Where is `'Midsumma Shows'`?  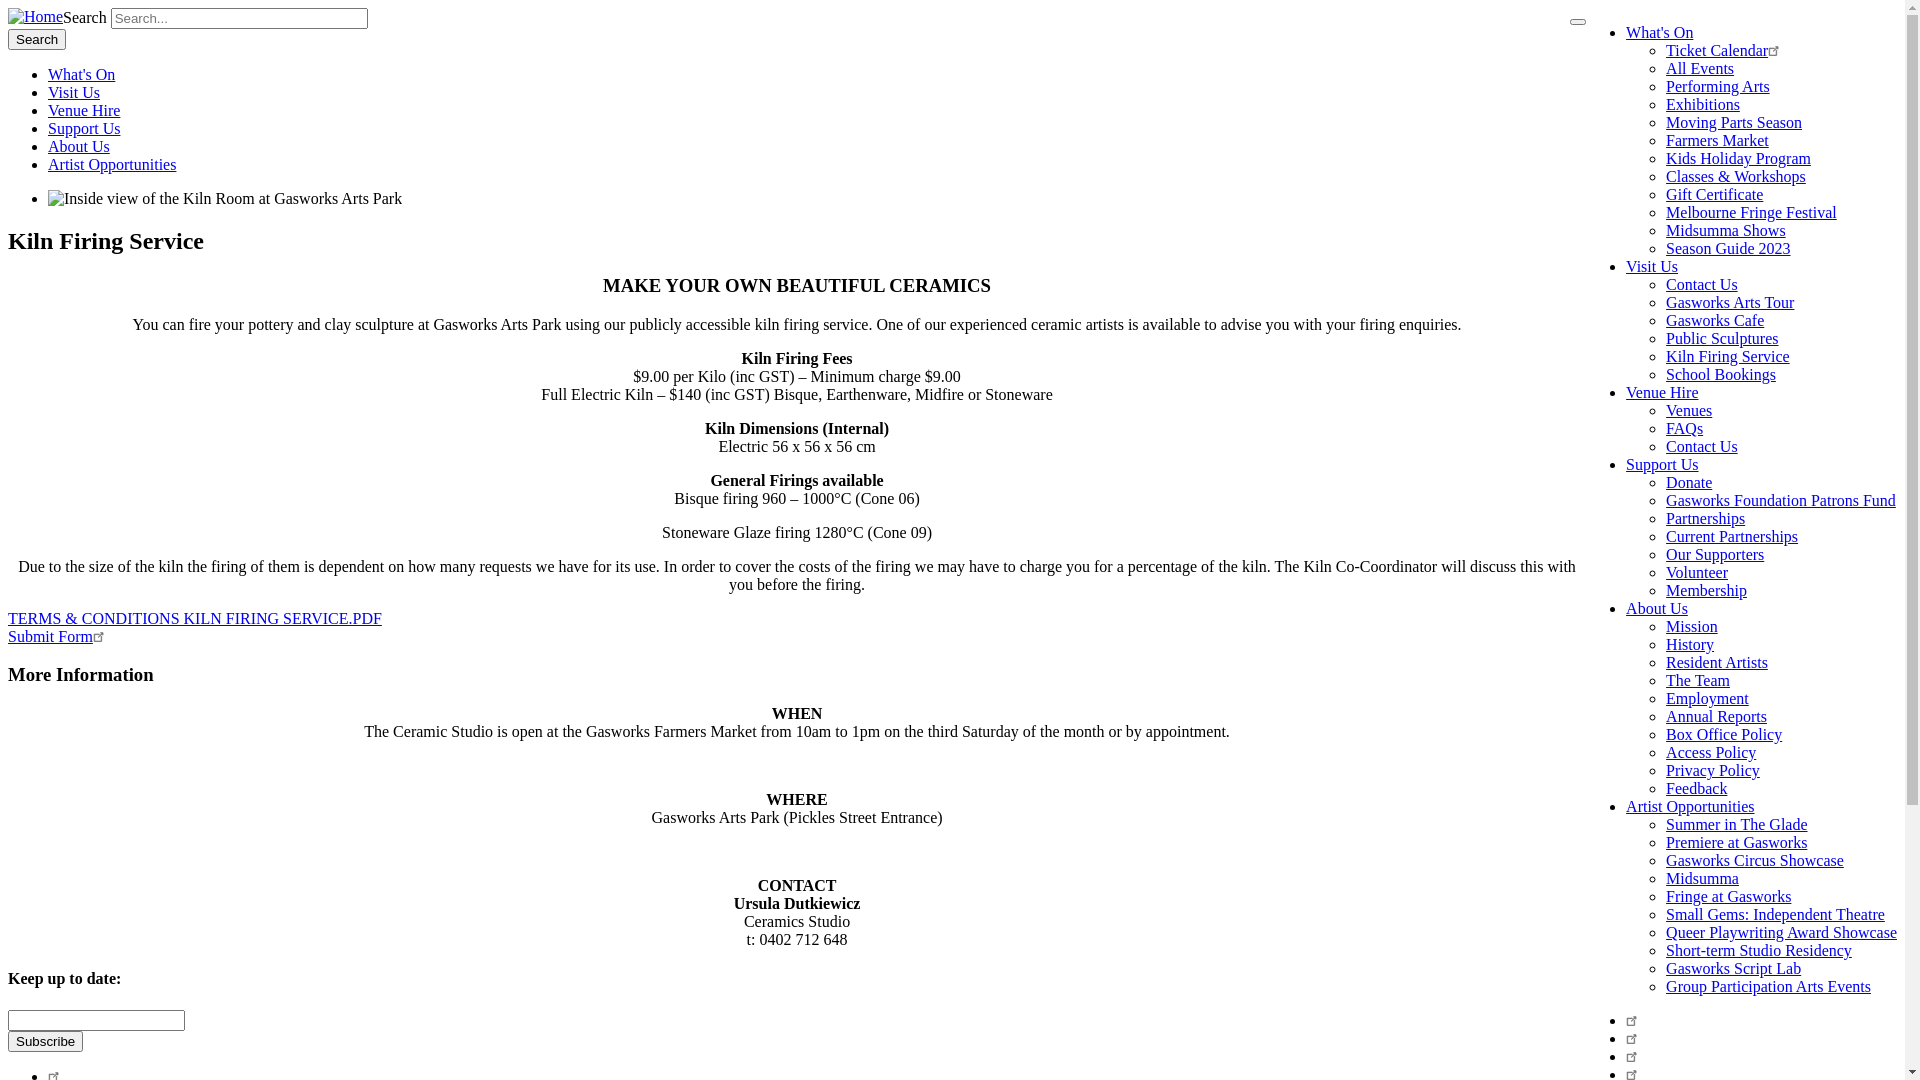
'Midsumma Shows' is located at coordinates (1665, 229).